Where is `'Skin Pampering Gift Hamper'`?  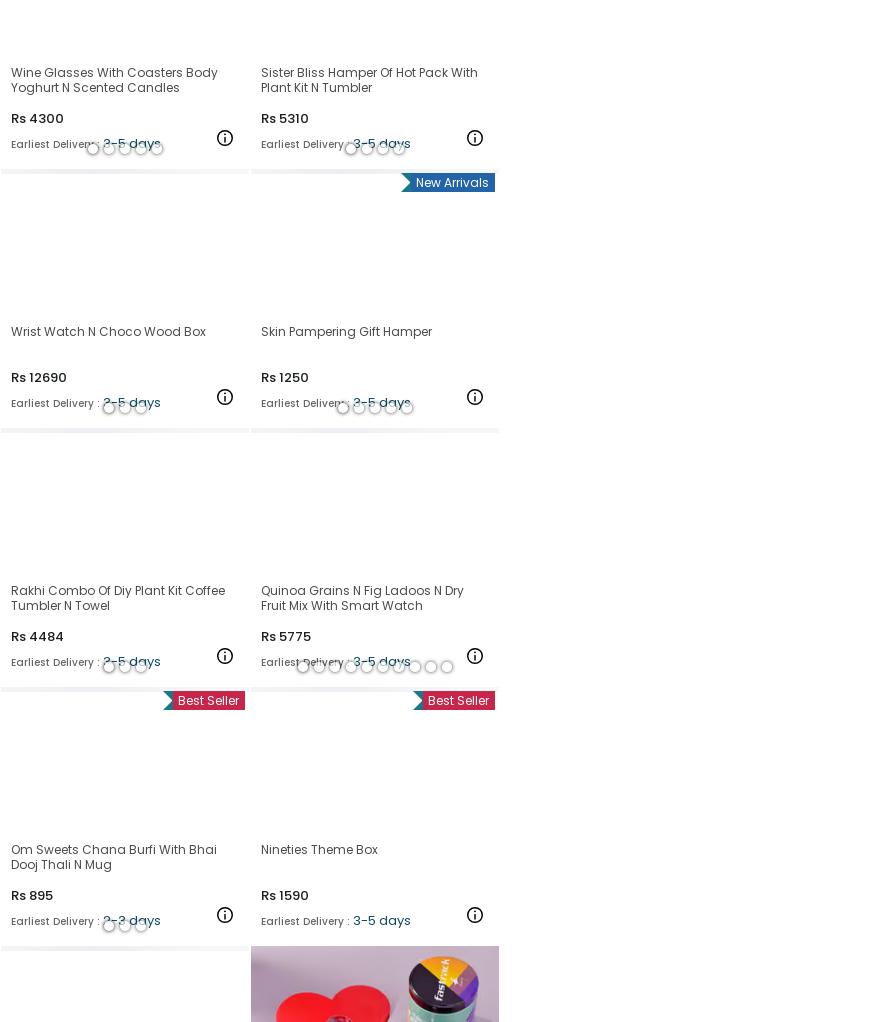 'Skin Pampering Gift Hamper' is located at coordinates (346, 330).